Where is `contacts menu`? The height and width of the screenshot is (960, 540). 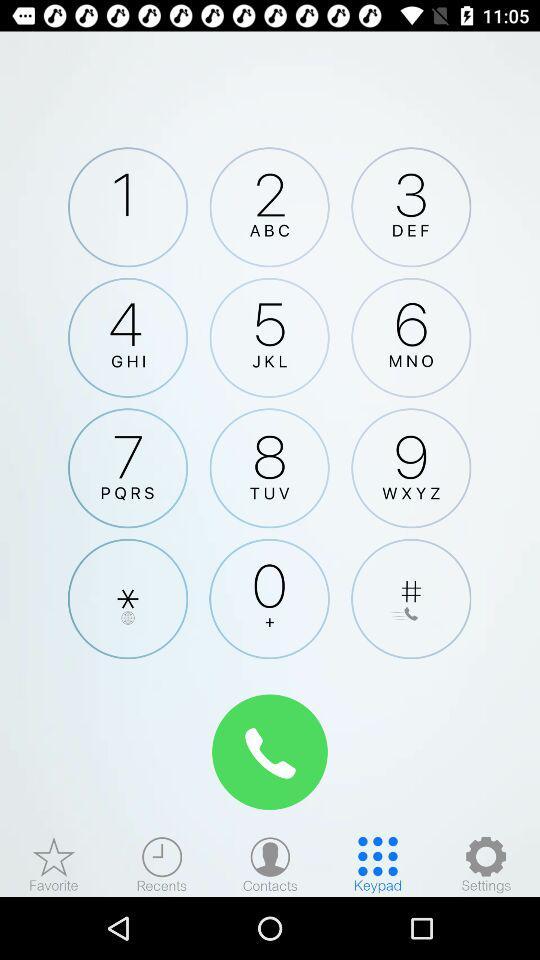 contacts menu is located at coordinates (270, 863).